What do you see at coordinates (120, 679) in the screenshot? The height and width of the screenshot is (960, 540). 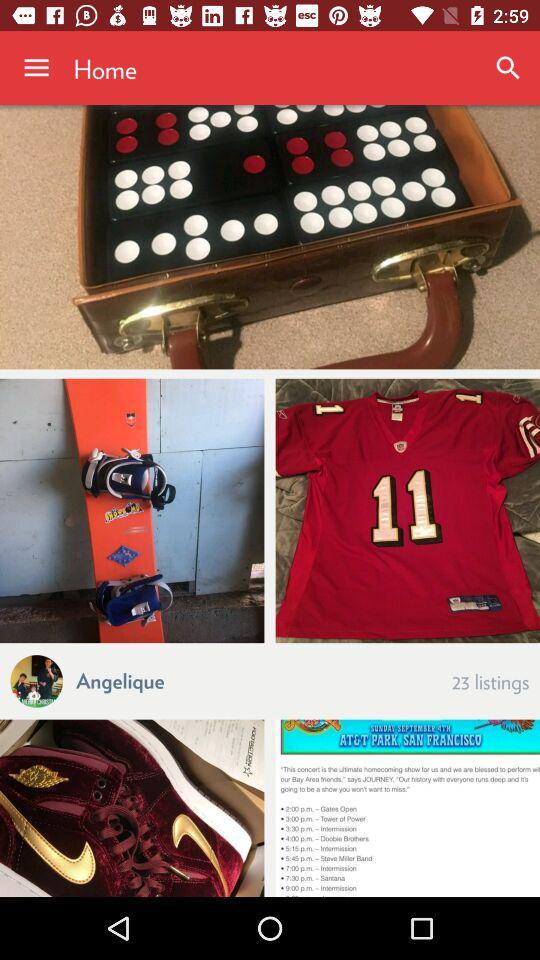 I see `item to the left of 23 listings icon` at bounding box center [120, 679].